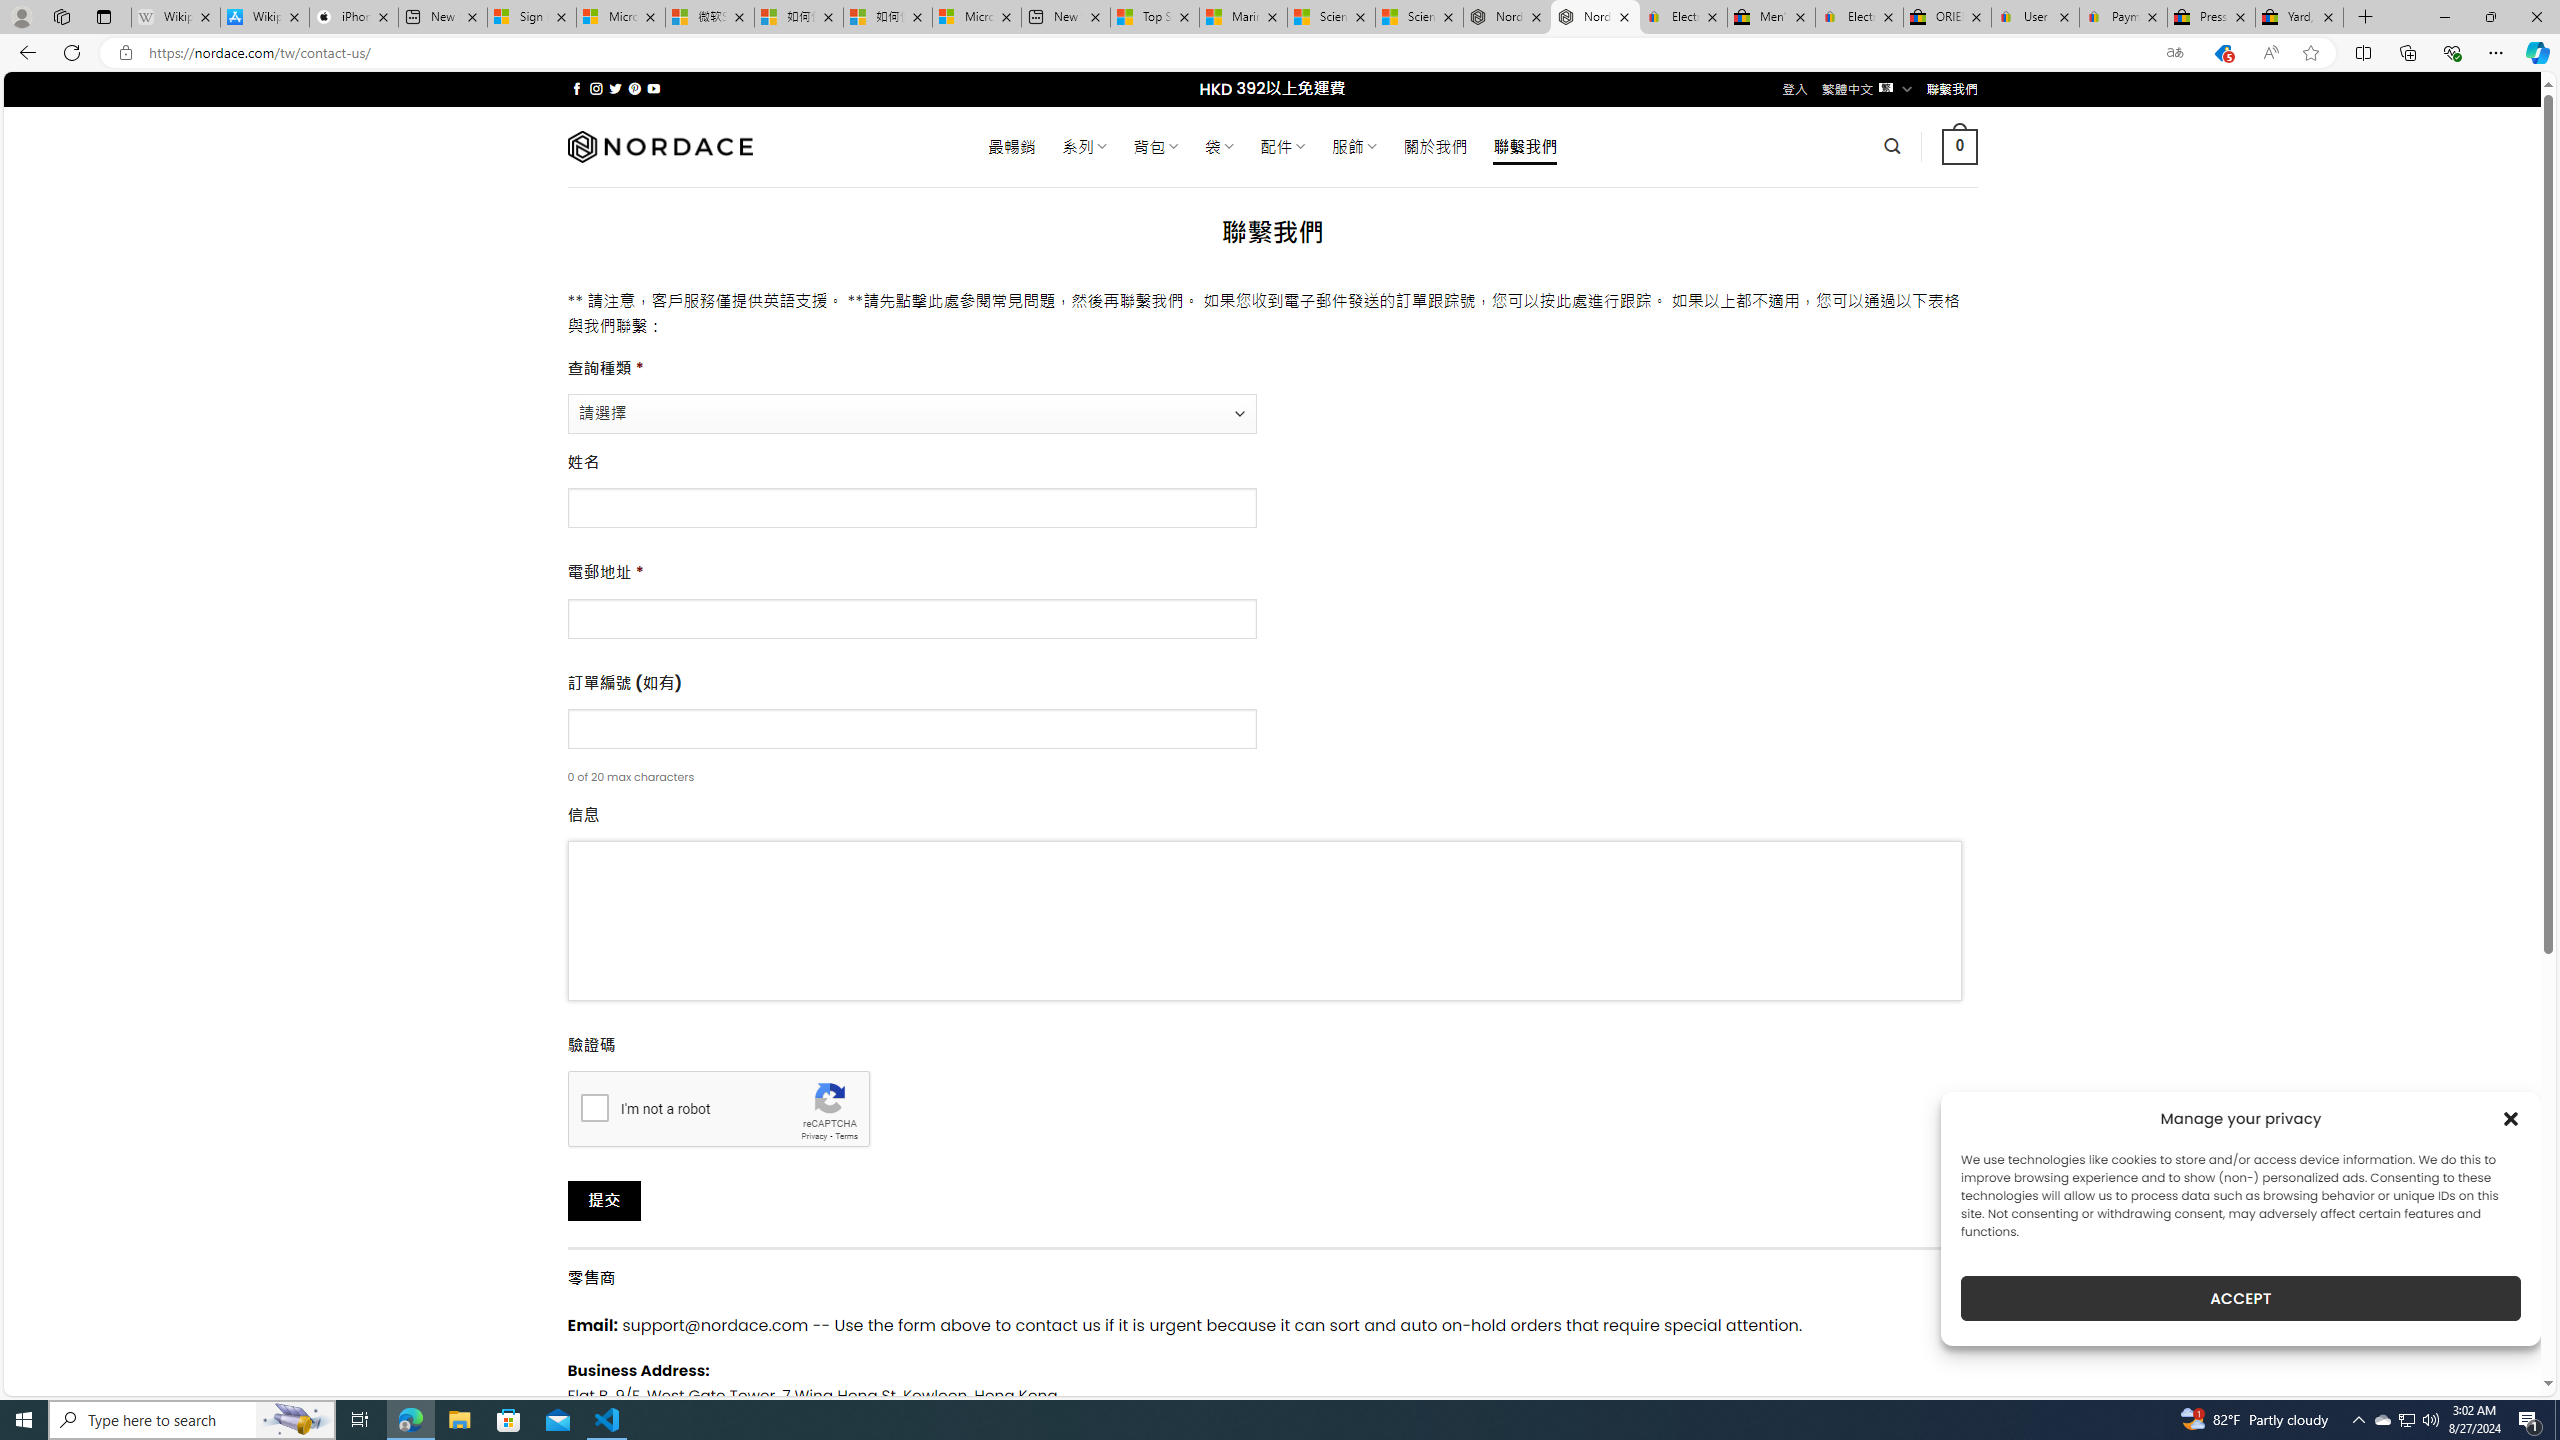  Describe the element at coordinates (2299, 16) in the screenshot. I see `'Yard, Garden & Outdoor Living'` at that location.